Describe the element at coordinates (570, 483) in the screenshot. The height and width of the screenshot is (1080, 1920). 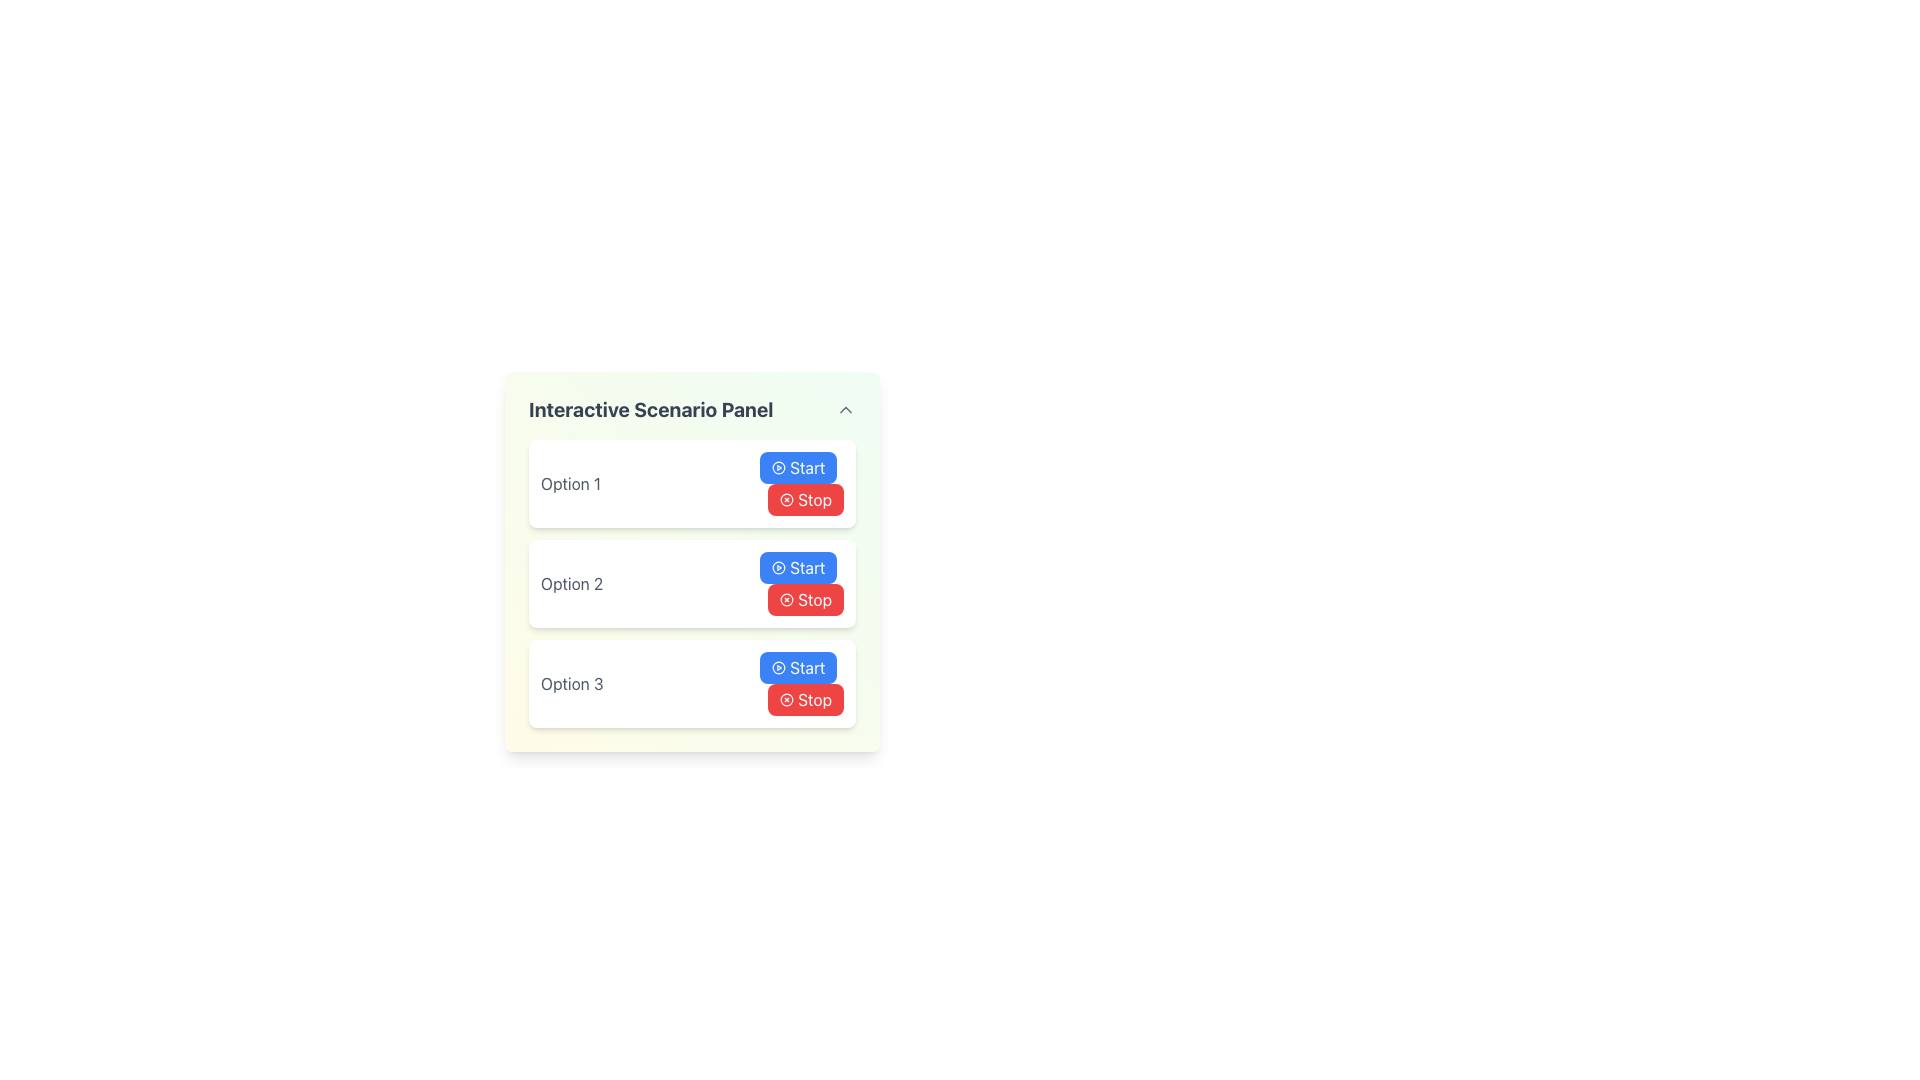
I see `the gray text label 'Option 1' which is centered above the 'Start' and 'Stop' buttons, located in the topmost row of a vertical list of containers` at that location.